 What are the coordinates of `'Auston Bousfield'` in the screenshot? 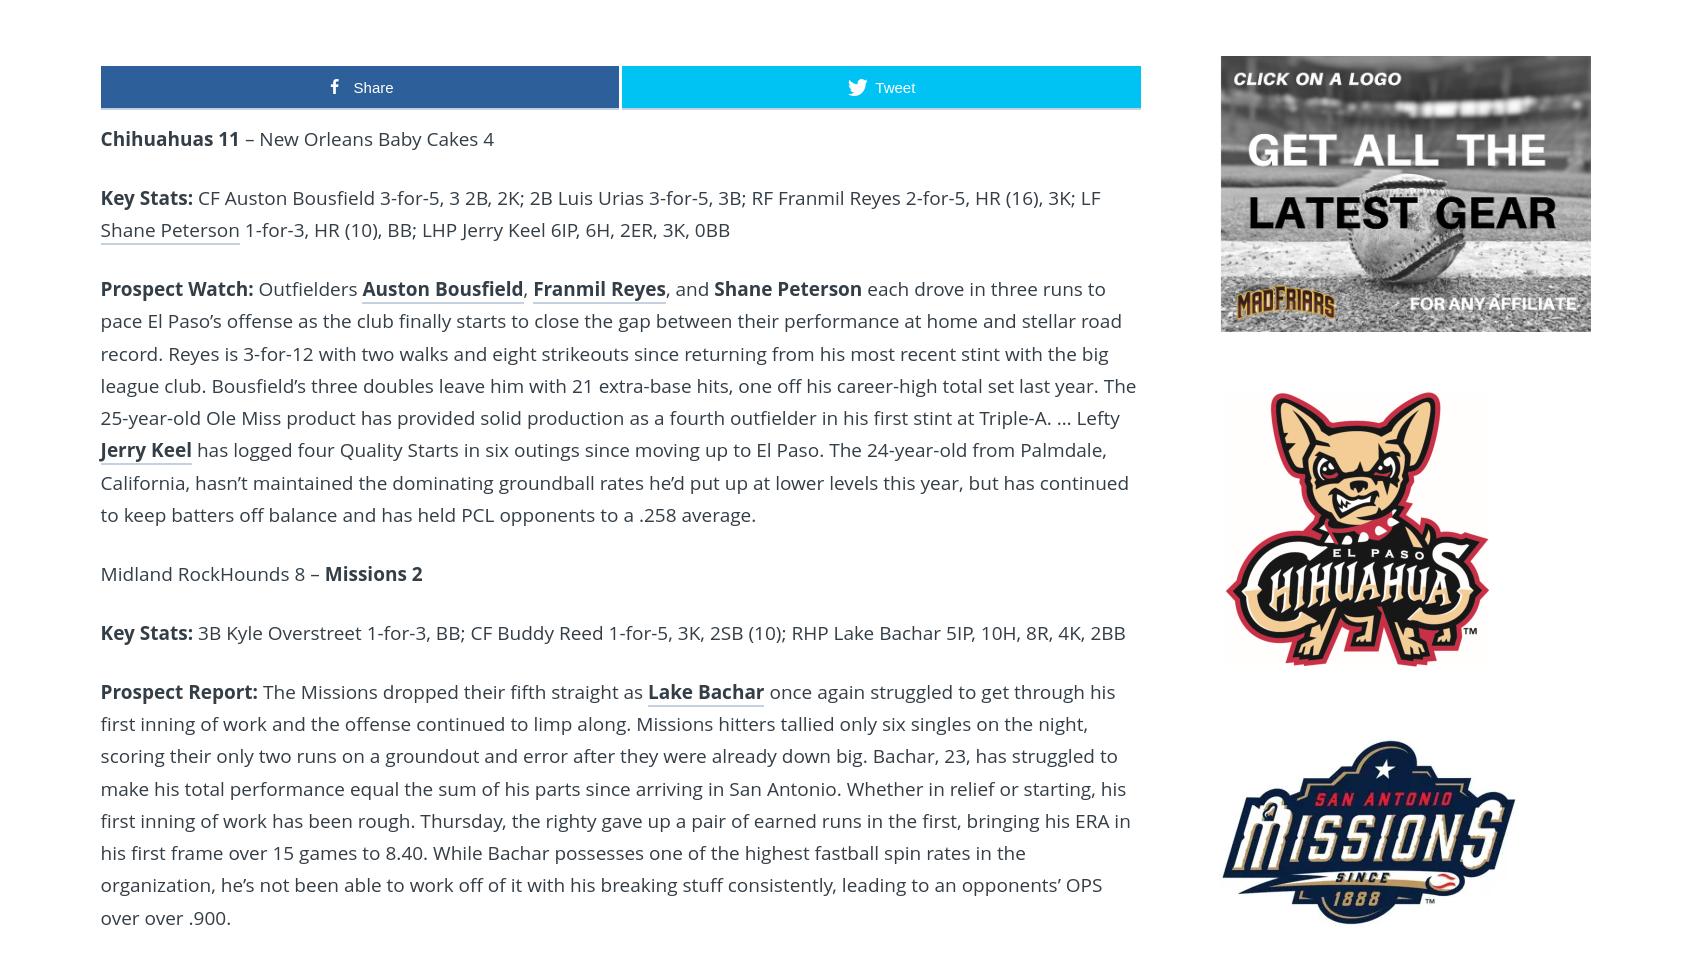 It's located at (361, 287).